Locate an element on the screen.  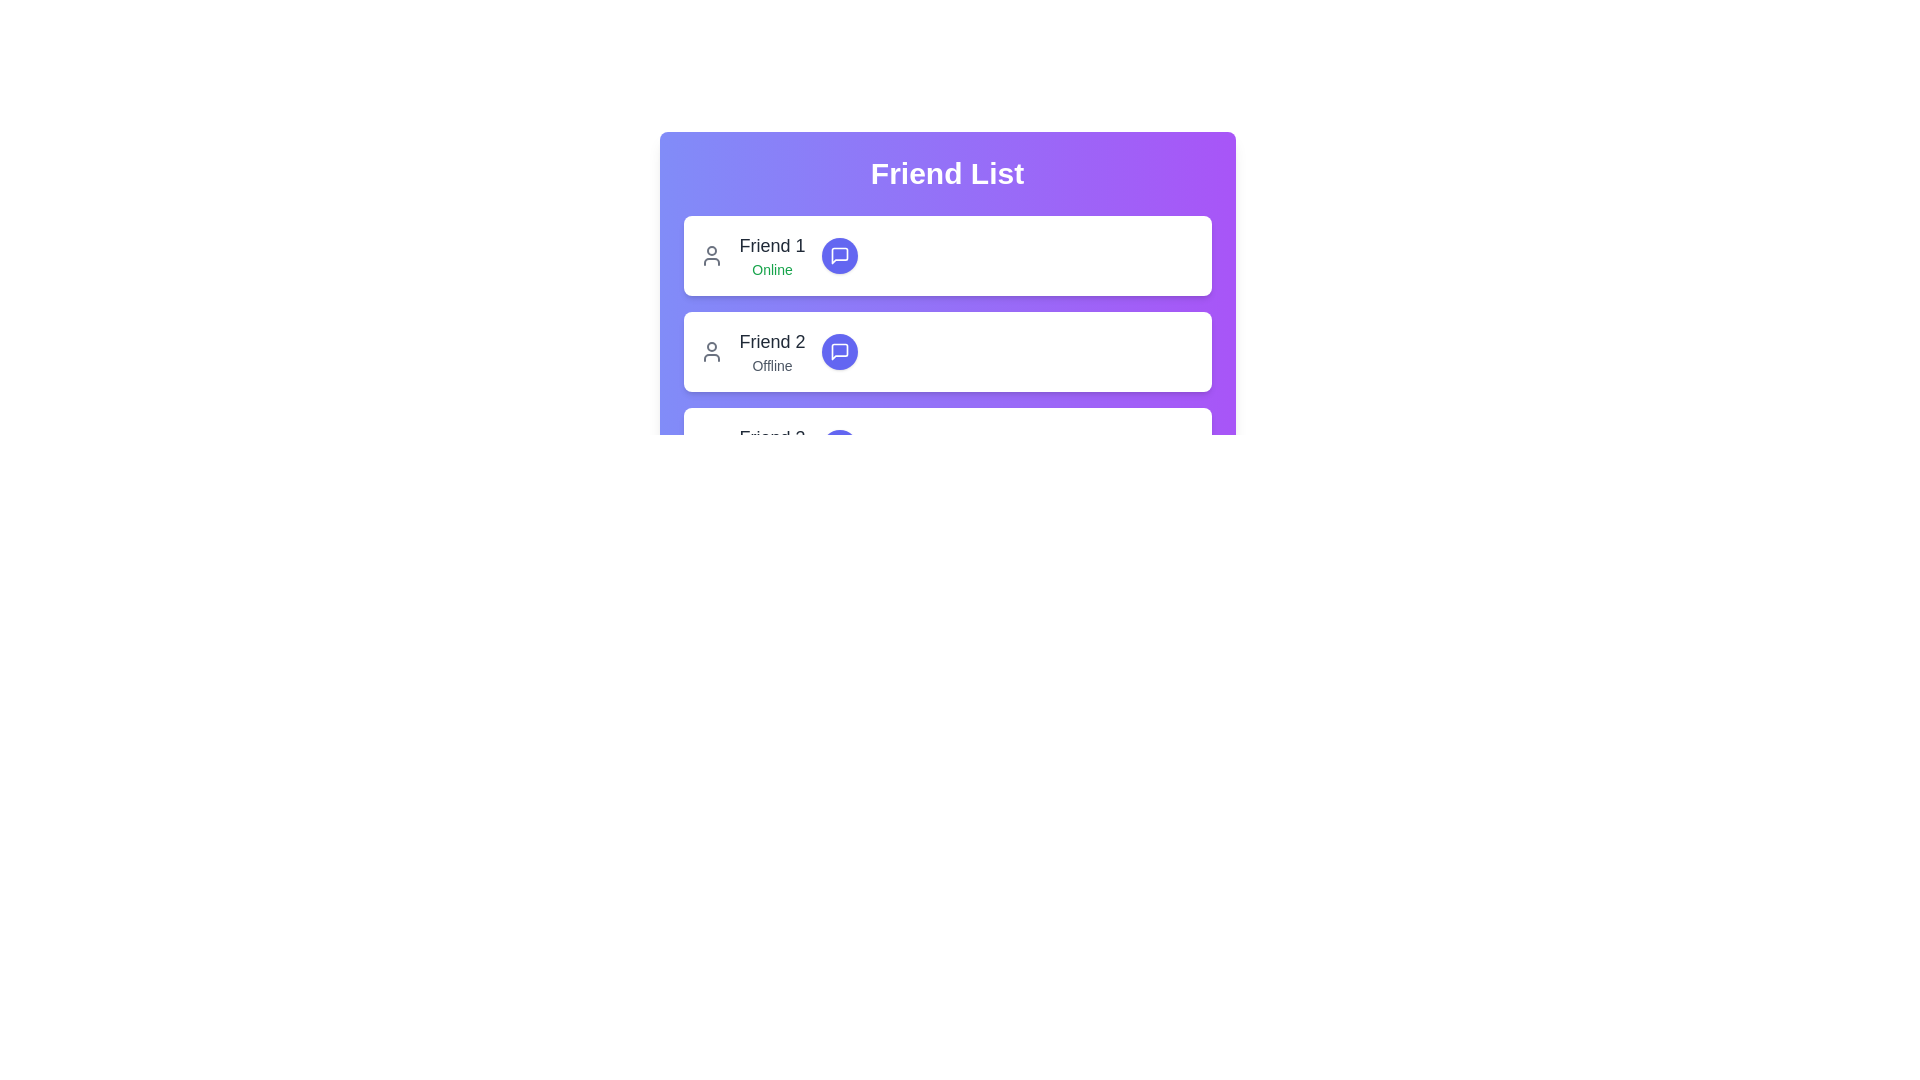
the button to initiate a messaging action with 'Friend 2' located at the far-right of the card in the 'Friend List' interface is located at coordinates (839, 350).